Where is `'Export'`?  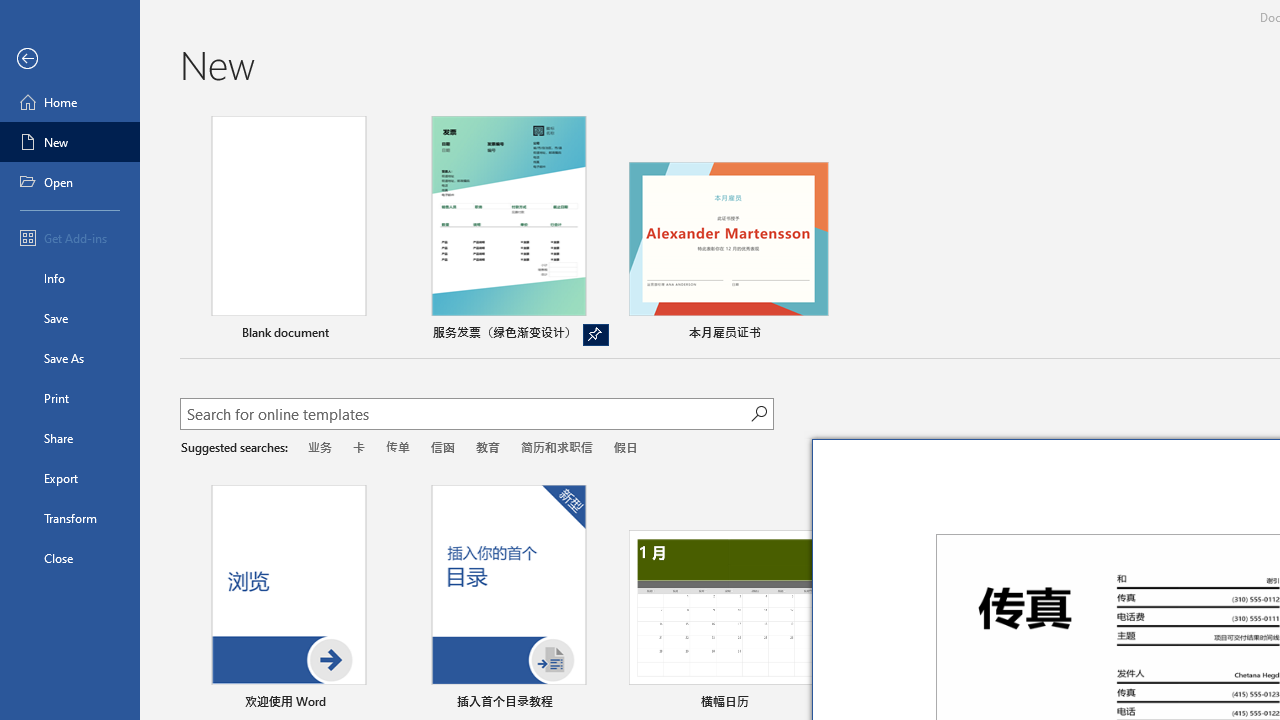
'Export' is located at coordinates (69, 478).